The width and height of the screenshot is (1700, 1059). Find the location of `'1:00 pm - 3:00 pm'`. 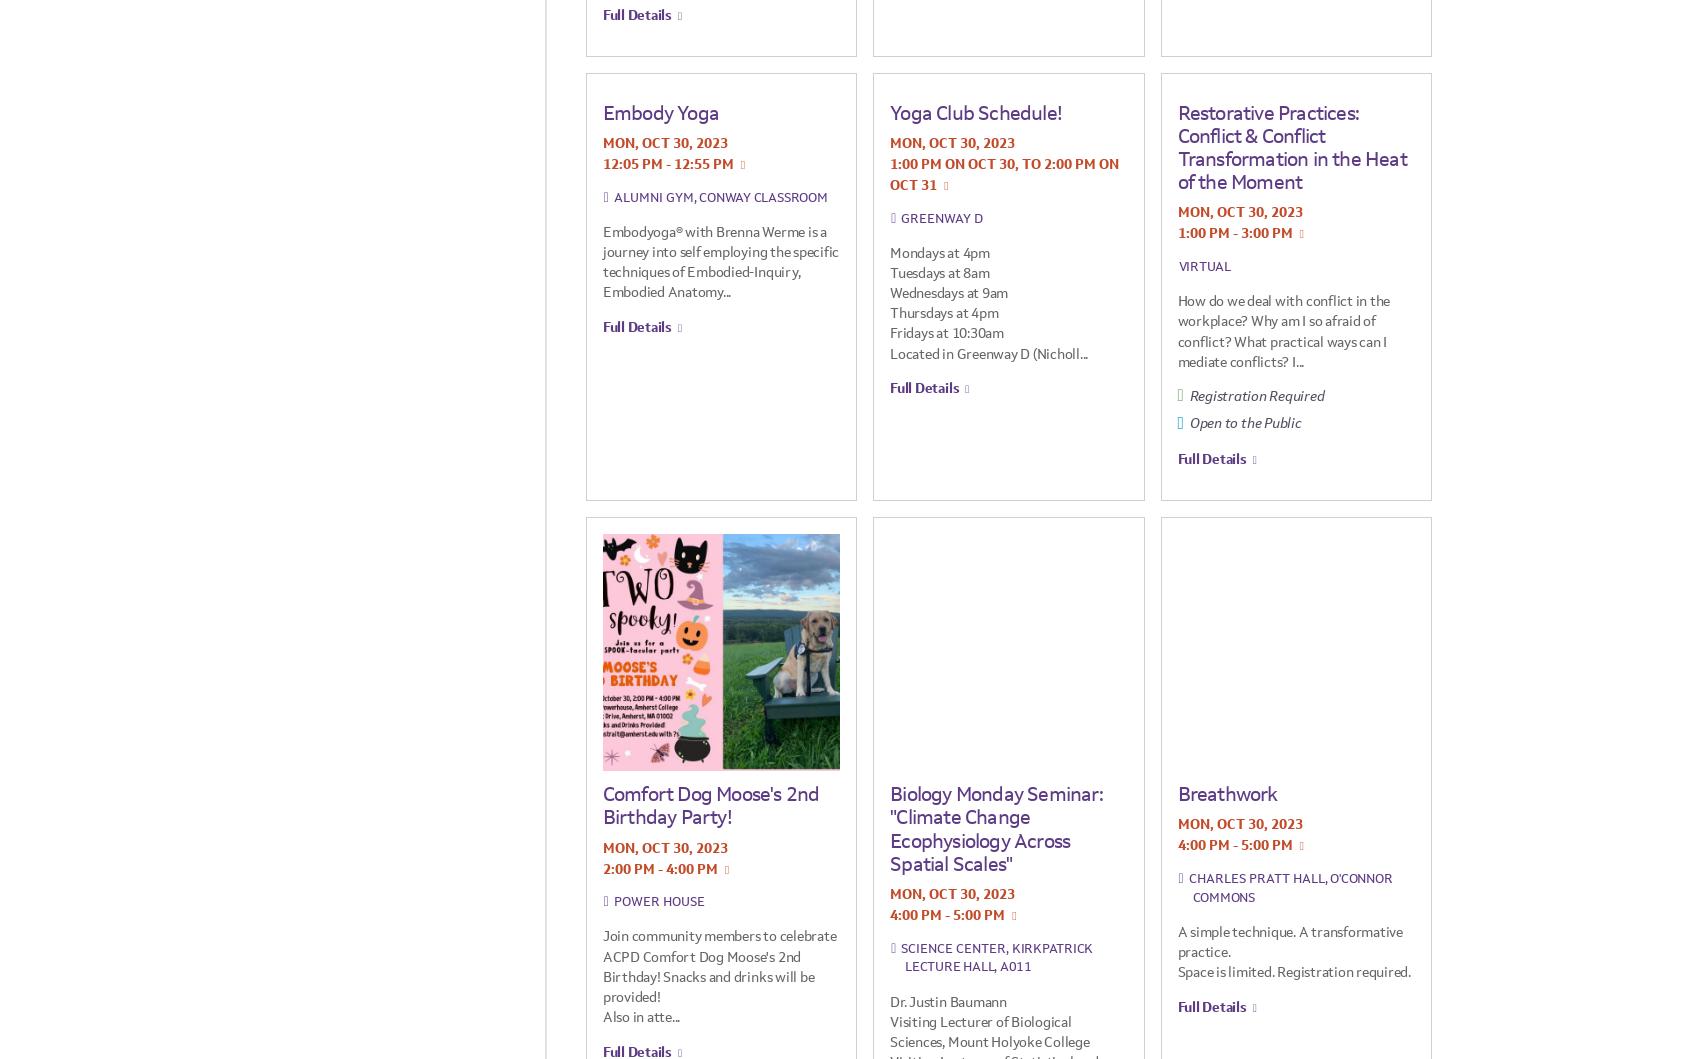

'1:00 pm - 3:00 pm' is located at coordinates (1233, 232).